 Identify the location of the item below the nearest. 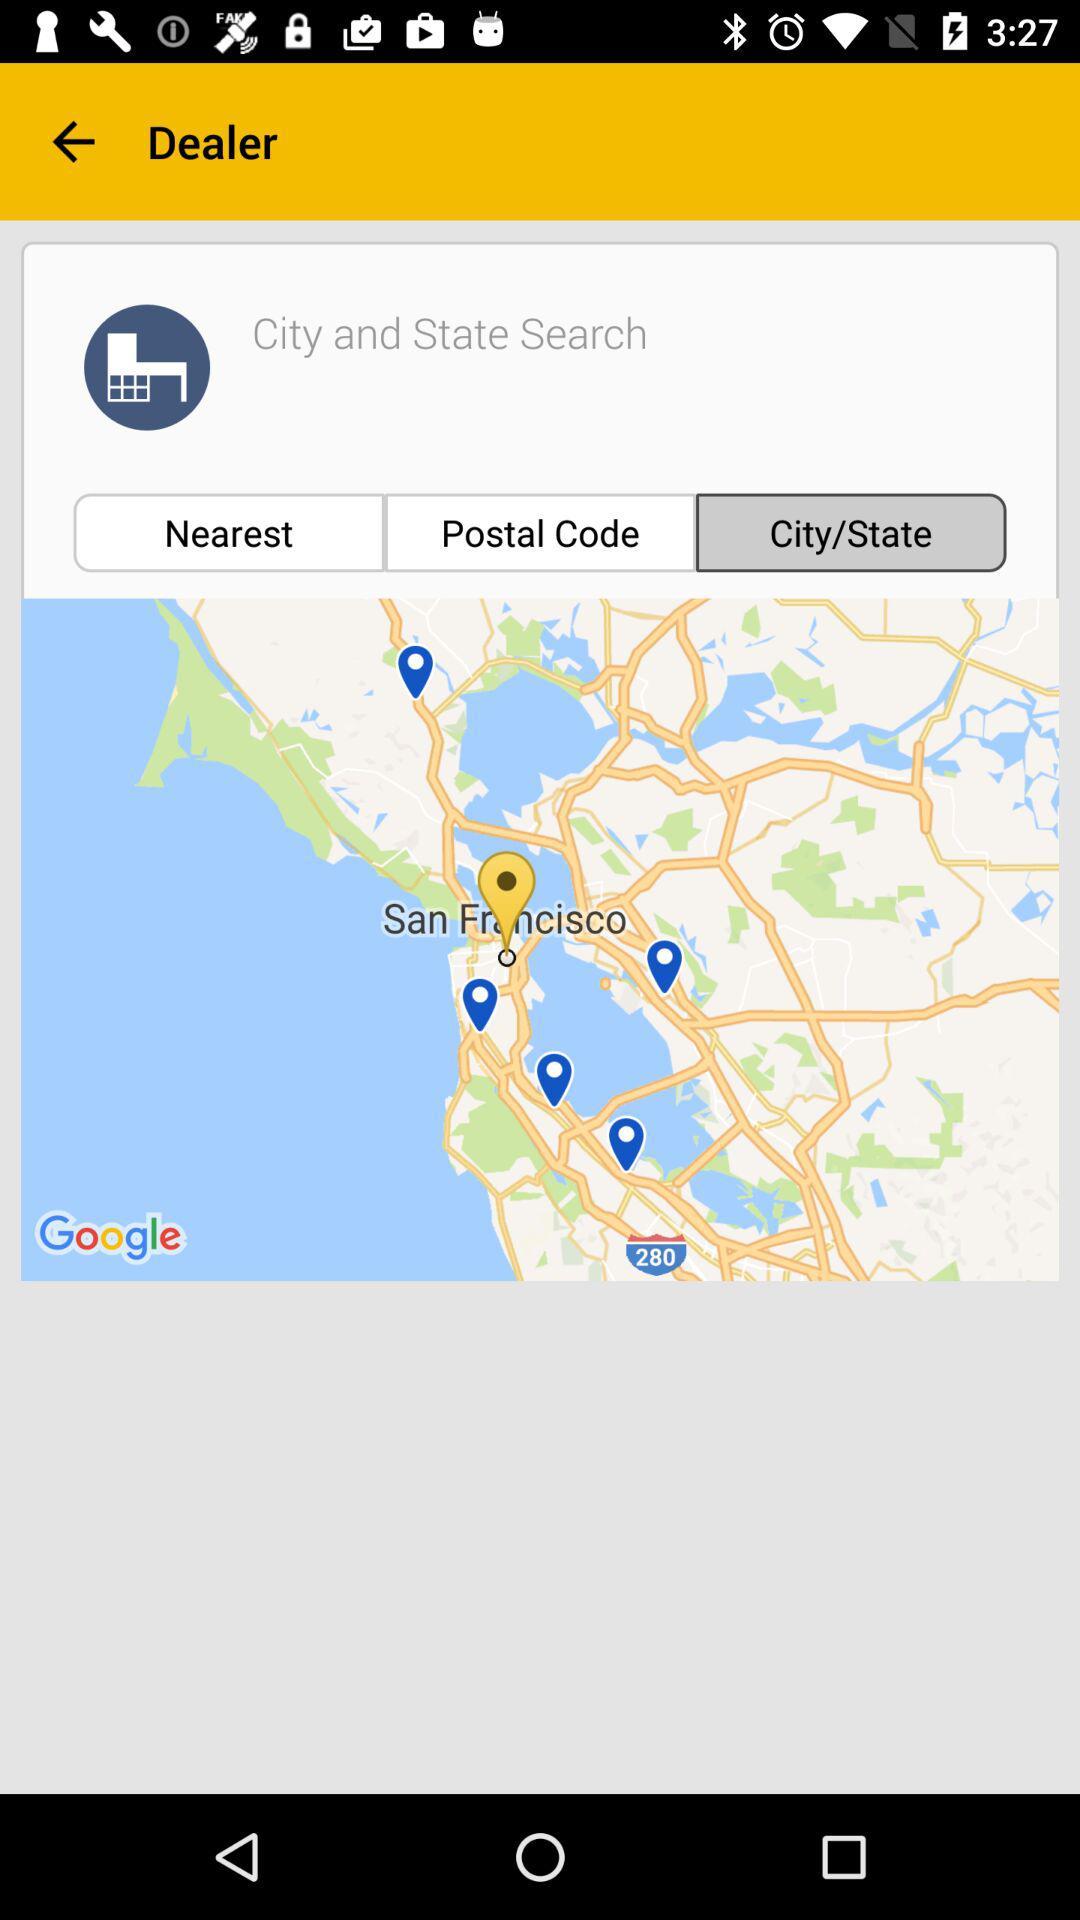
(540, 938).